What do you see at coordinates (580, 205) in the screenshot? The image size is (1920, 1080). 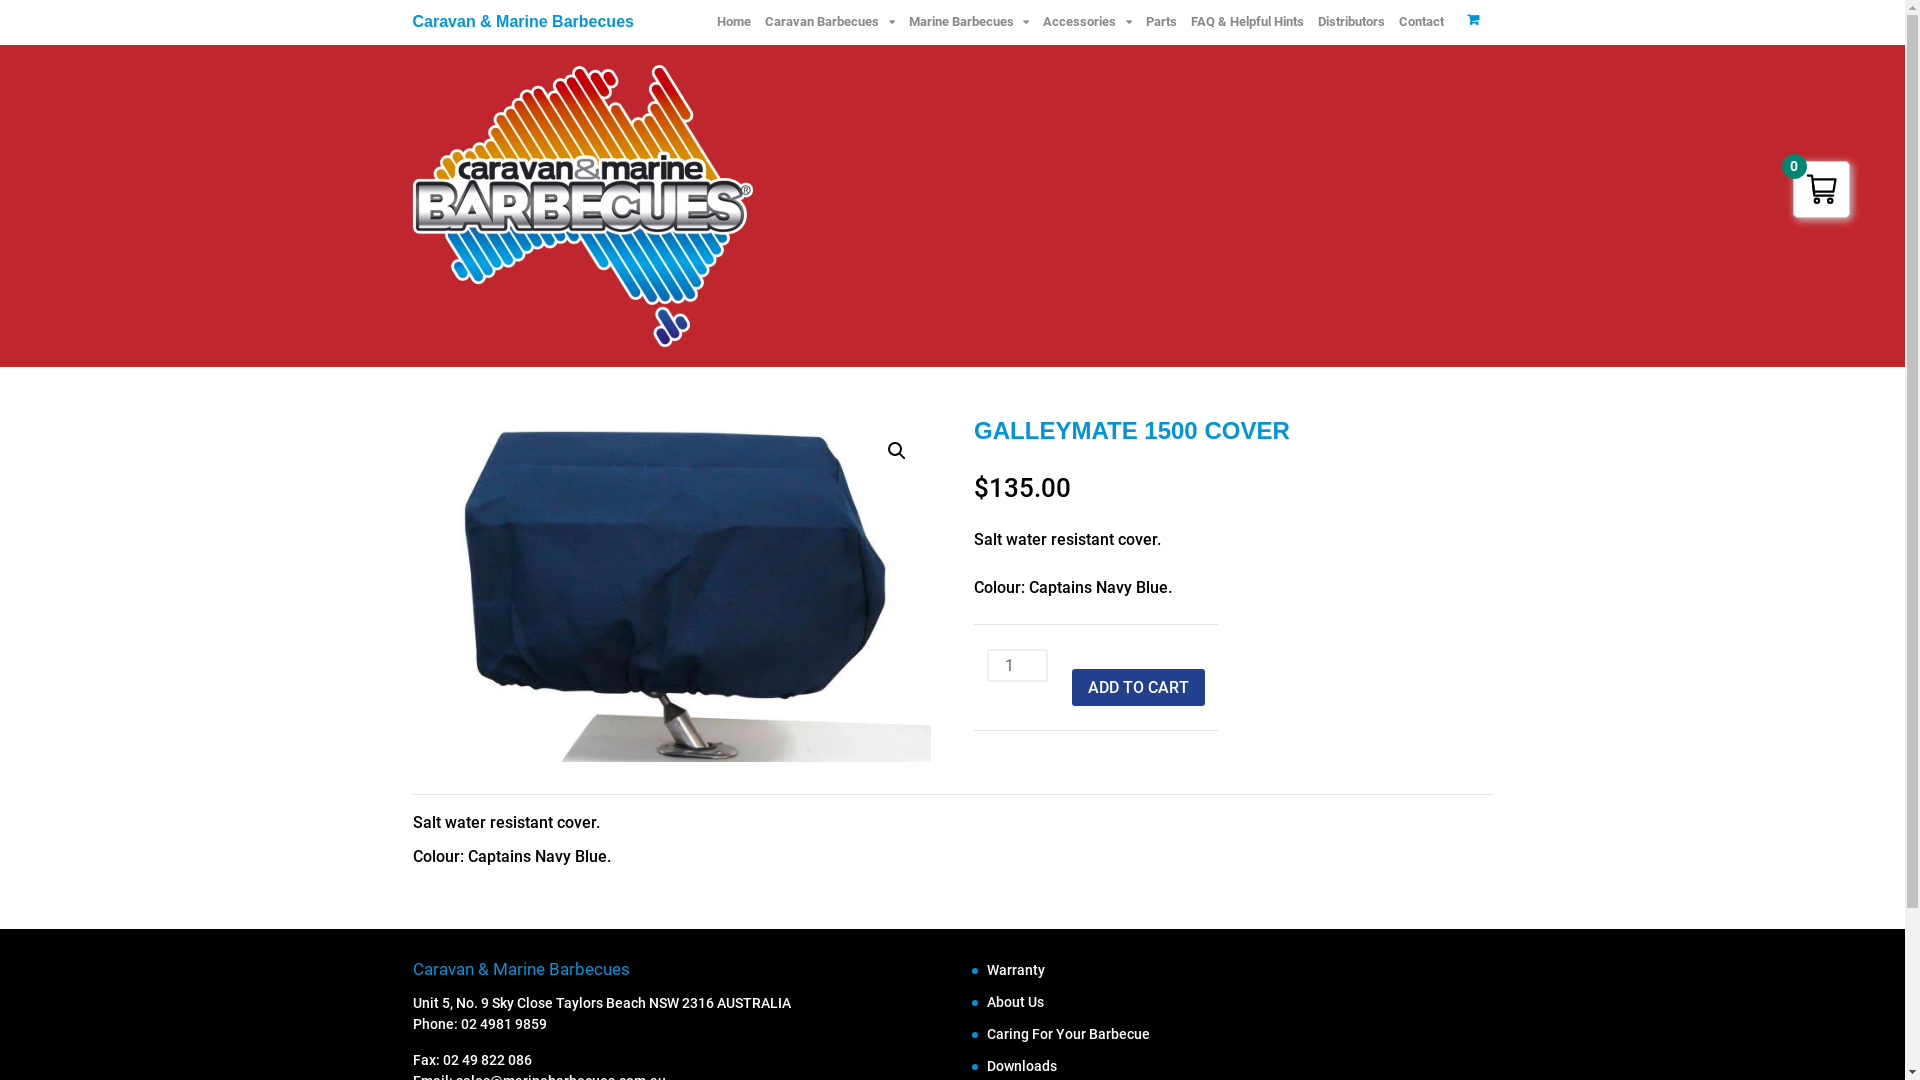 I see `'caravan-marine-bbq-logo'` at bounding box center [580, 205].